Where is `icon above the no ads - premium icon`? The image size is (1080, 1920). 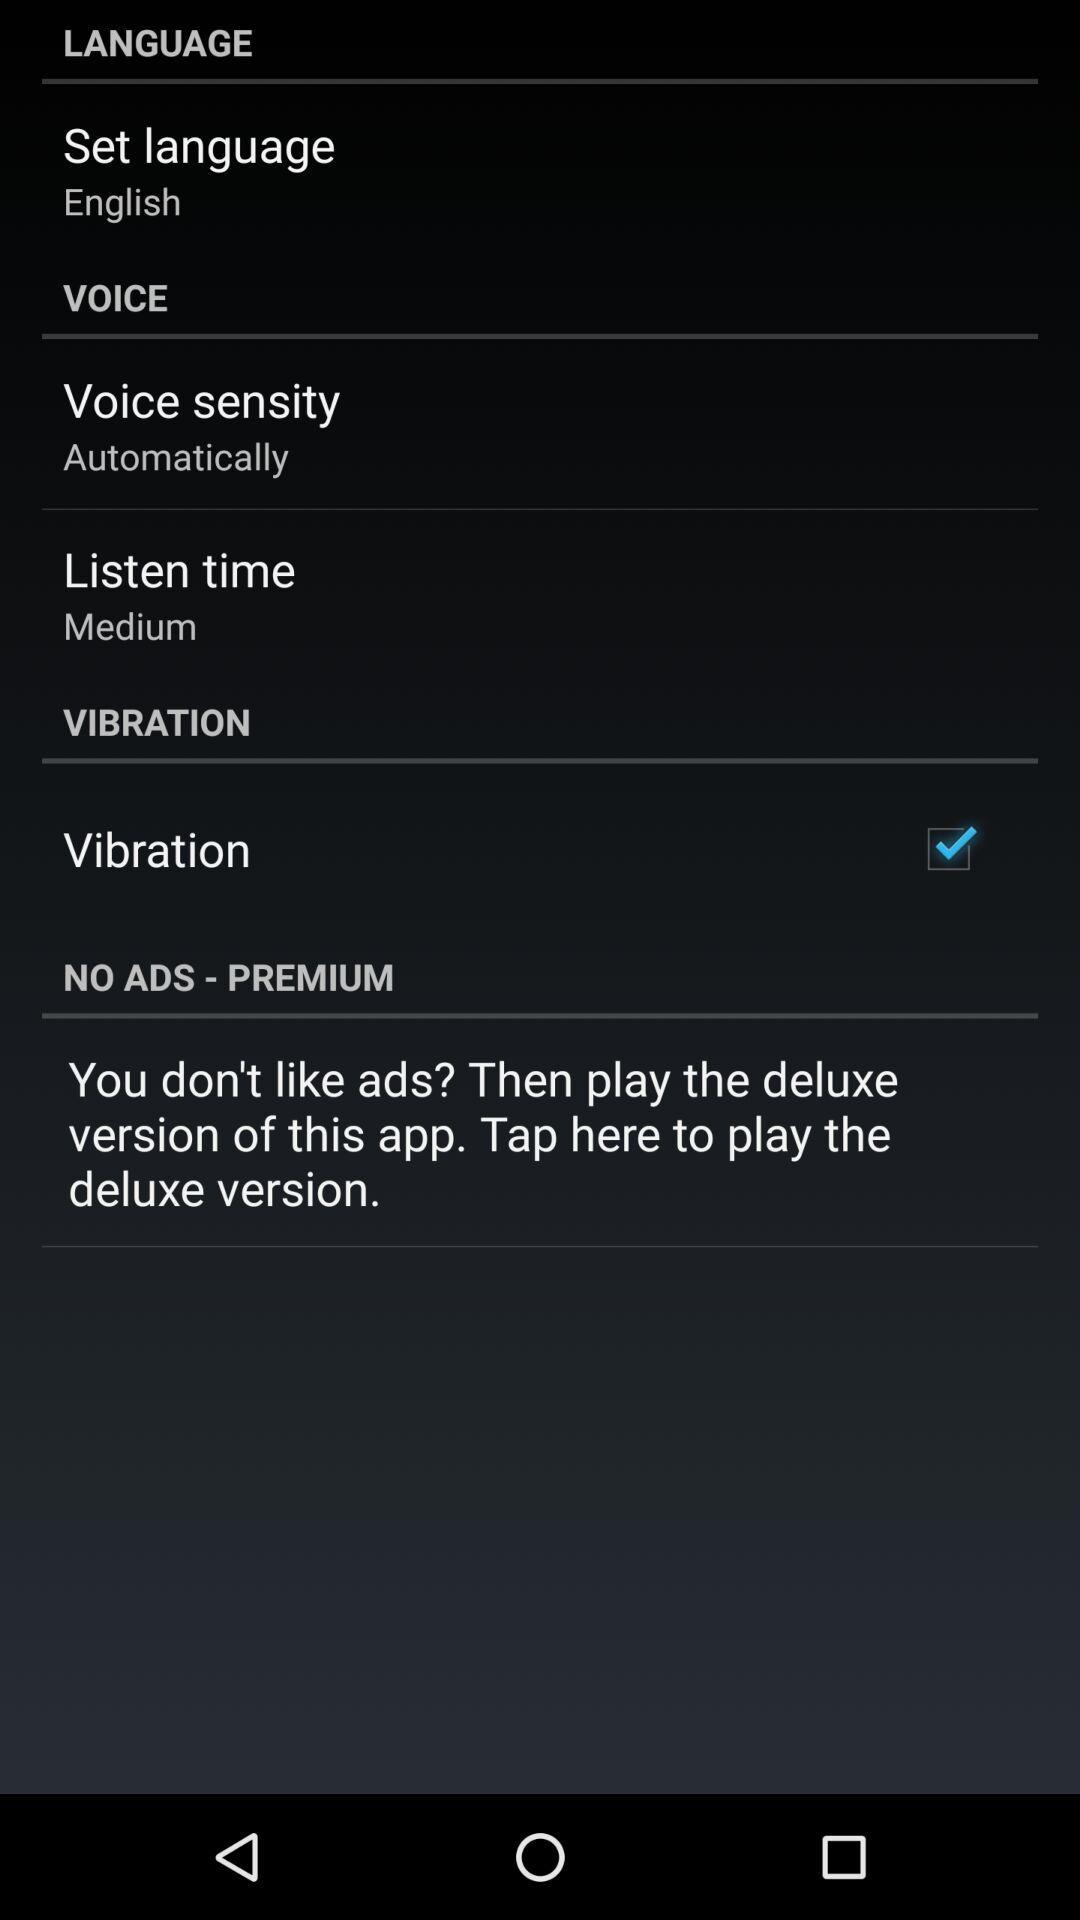
icon above the no ads - premium icon is located at coordinates (947, 849).